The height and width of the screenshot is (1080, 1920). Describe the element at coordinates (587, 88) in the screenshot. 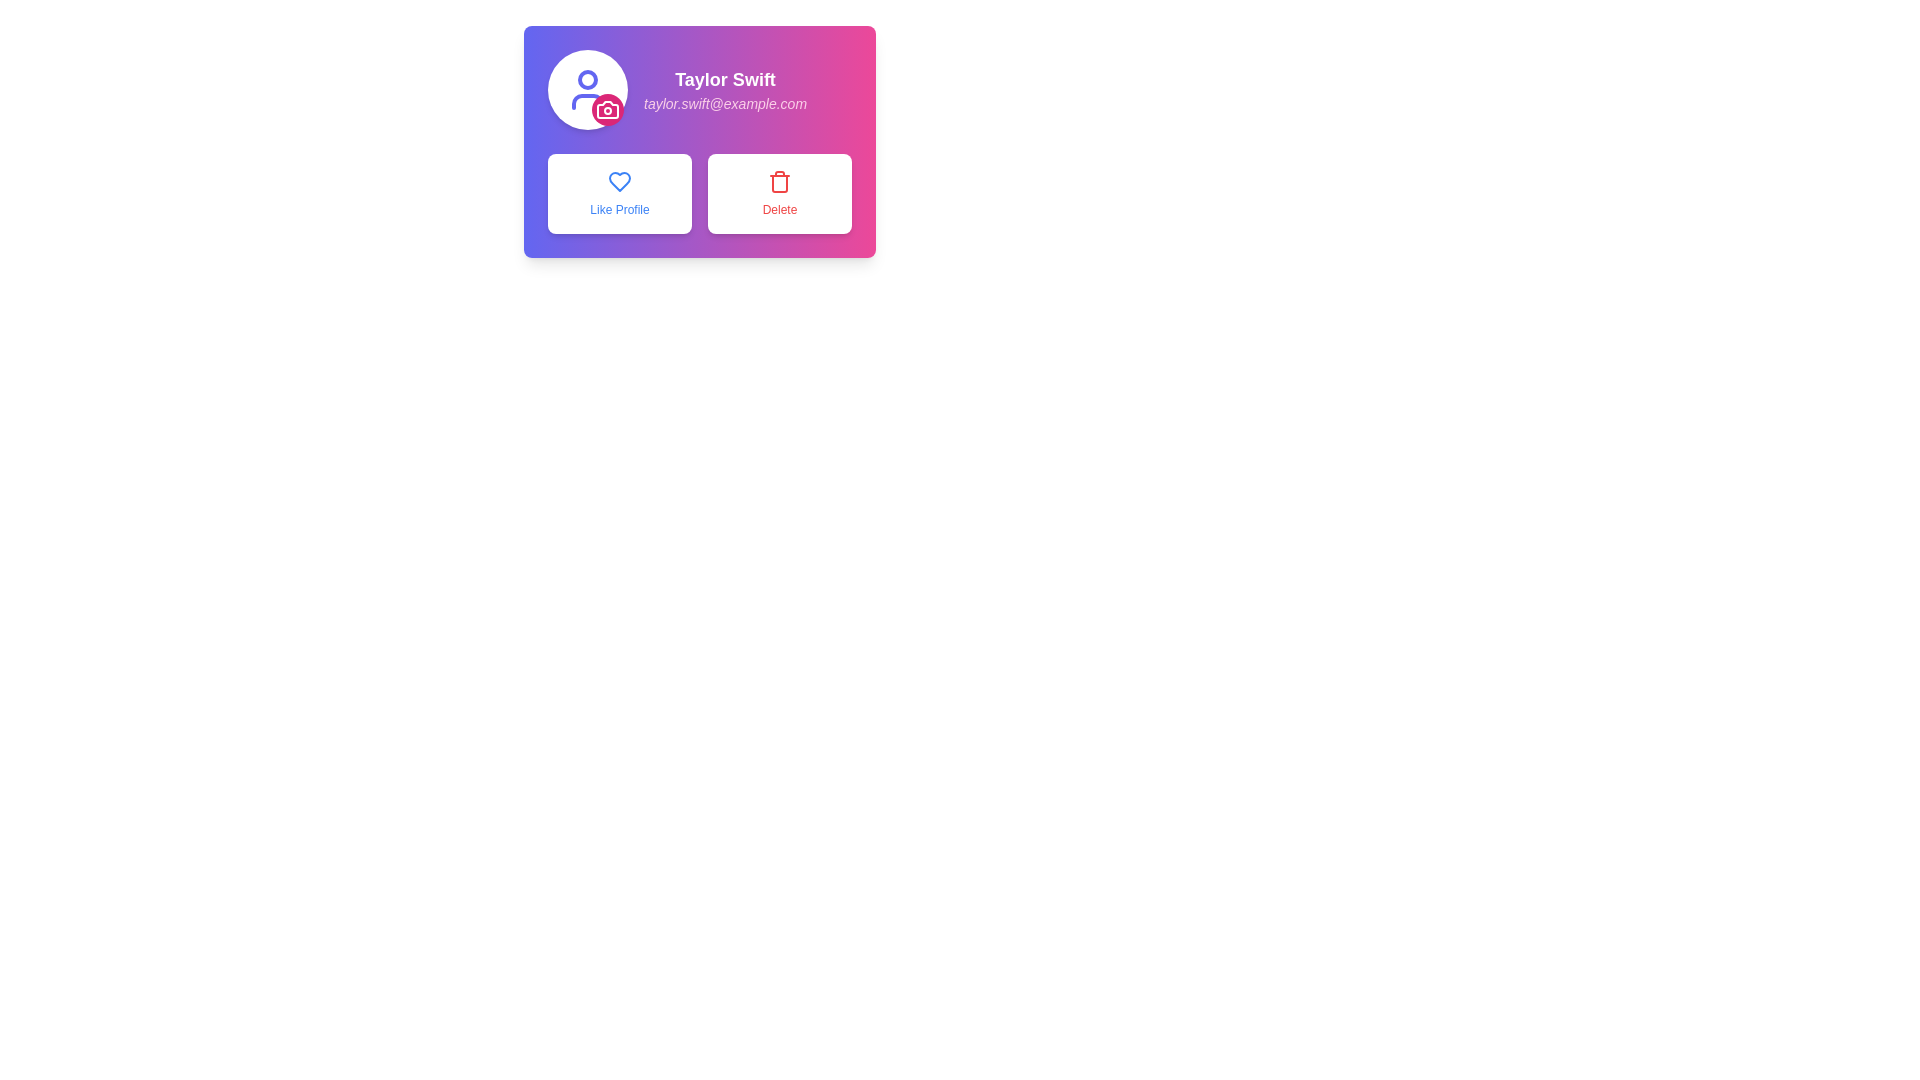

I see `circular avatar with a white background and blue user icon, which has a small pink circular button with a camera icon overlaying the bottom right corner` at that location.